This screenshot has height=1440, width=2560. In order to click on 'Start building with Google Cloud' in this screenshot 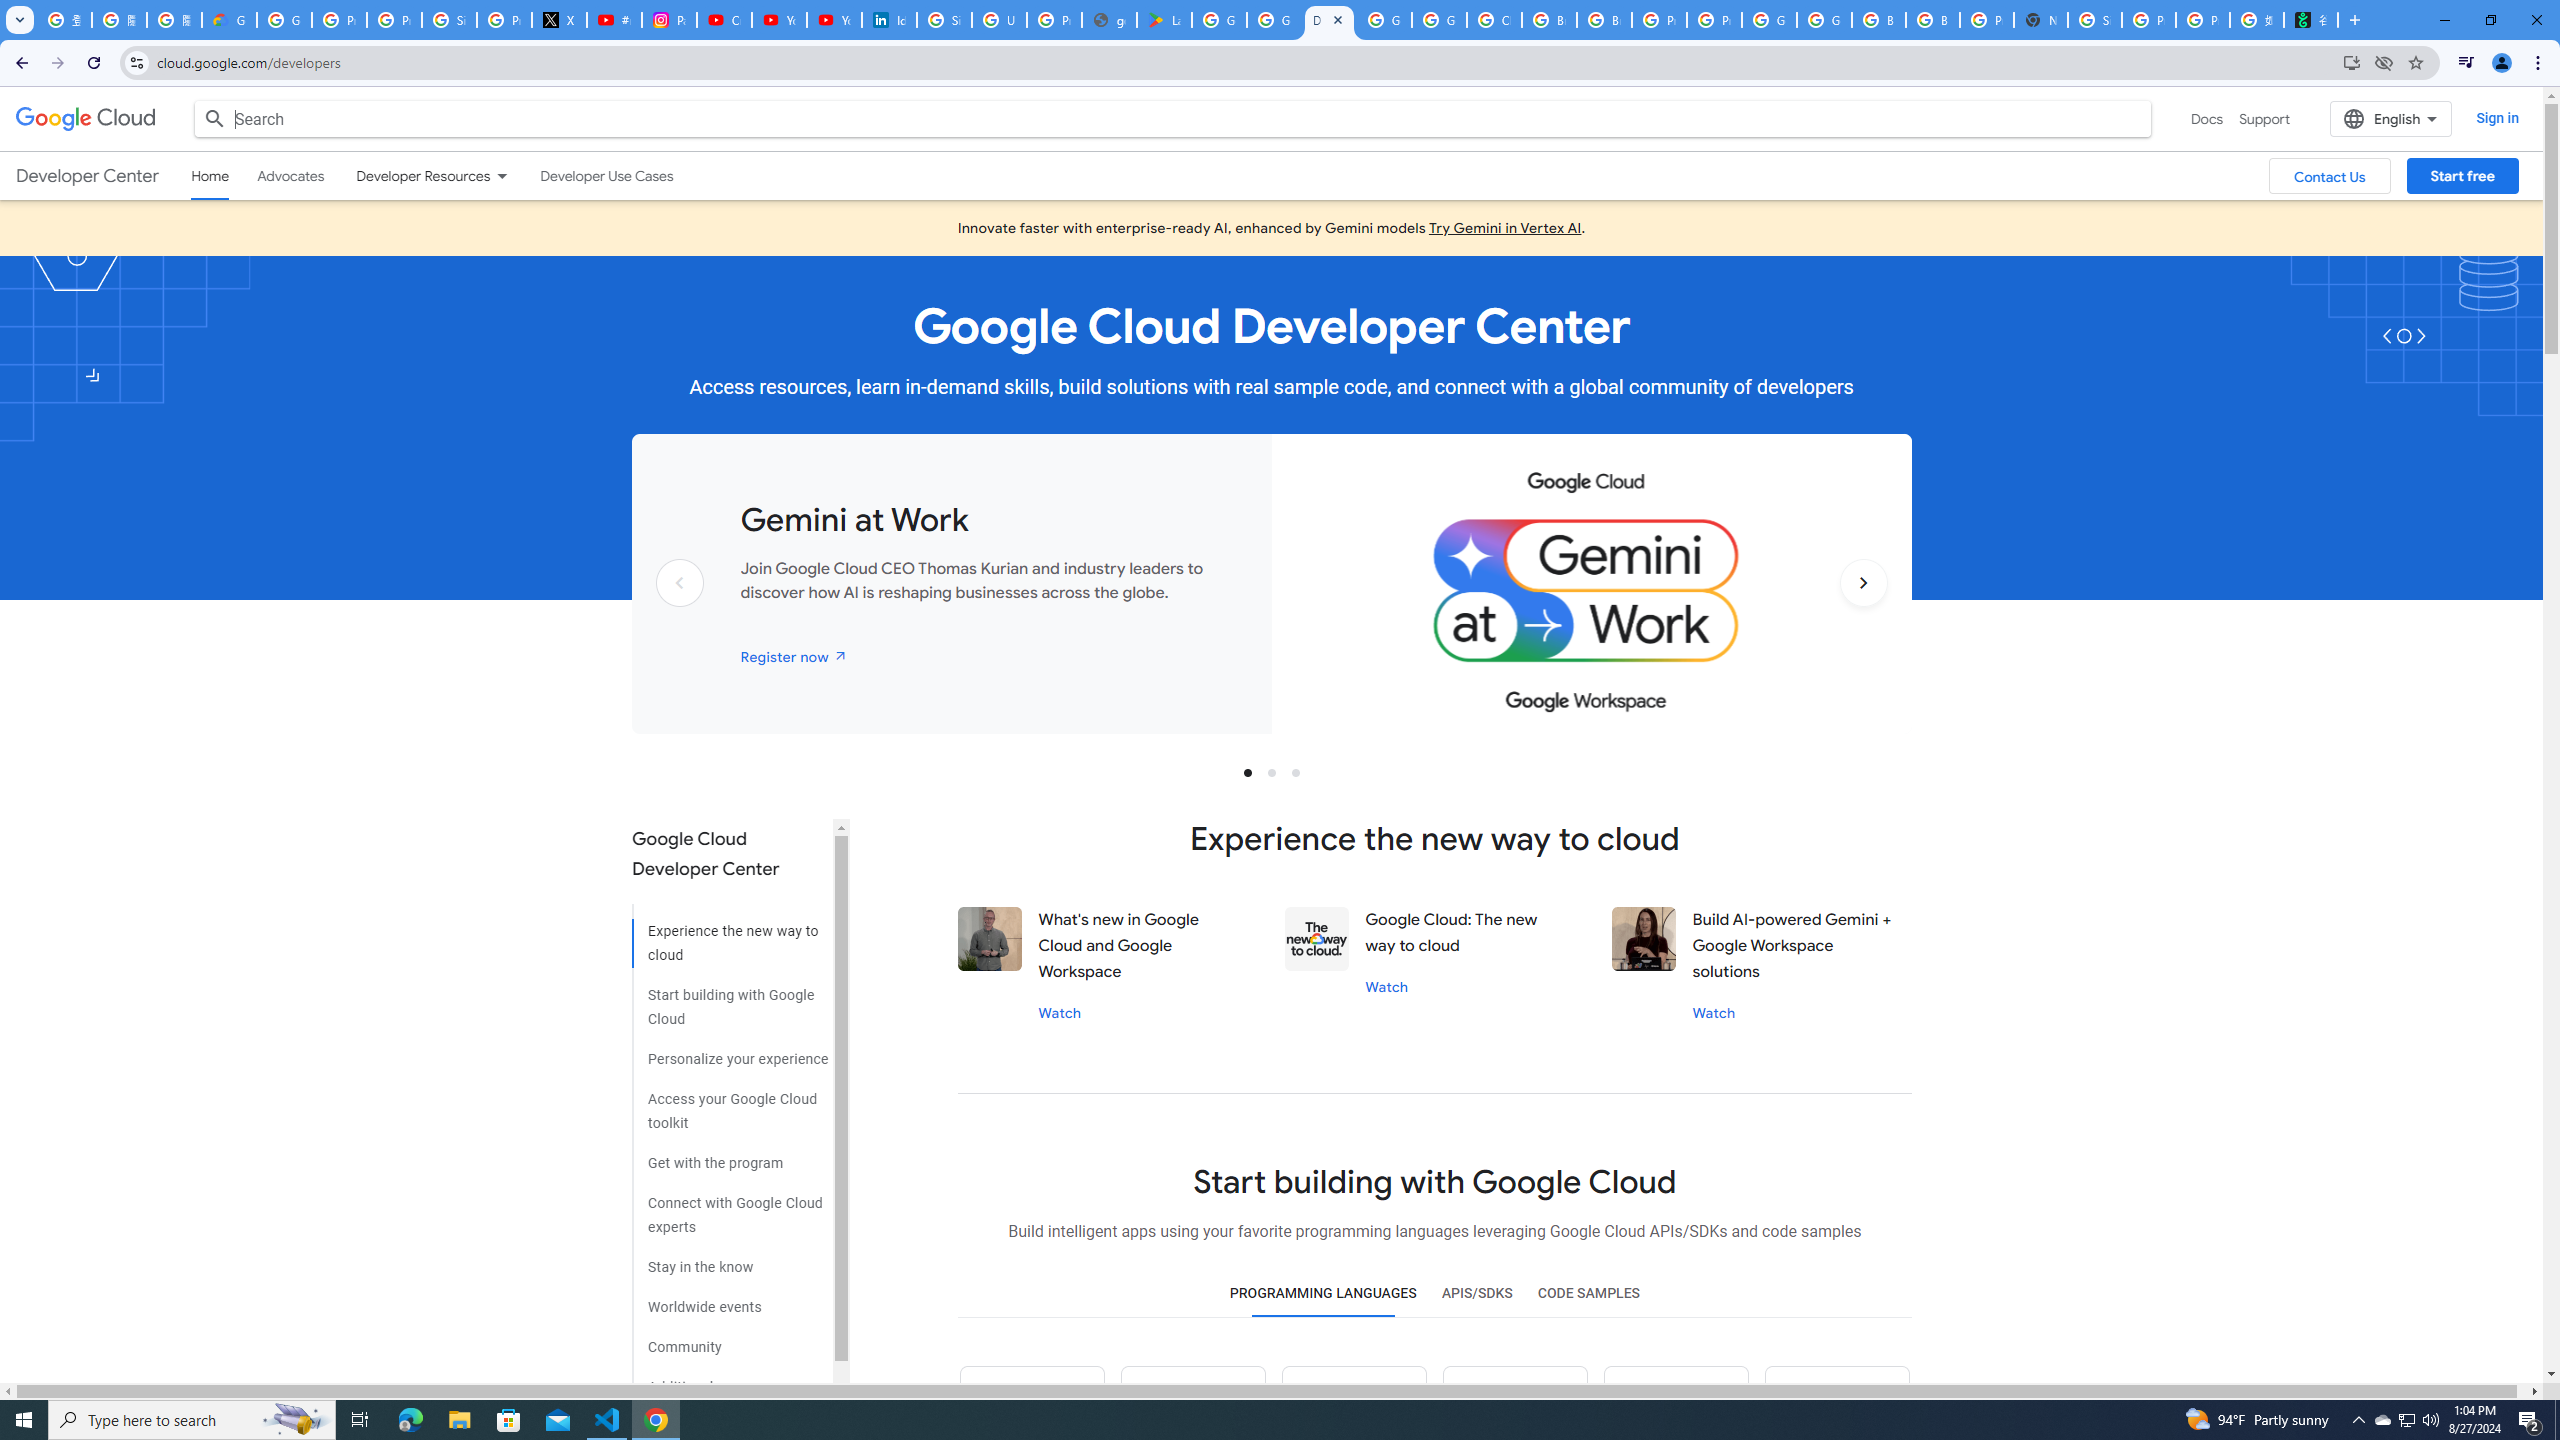, I will do `click(729, 999)`.